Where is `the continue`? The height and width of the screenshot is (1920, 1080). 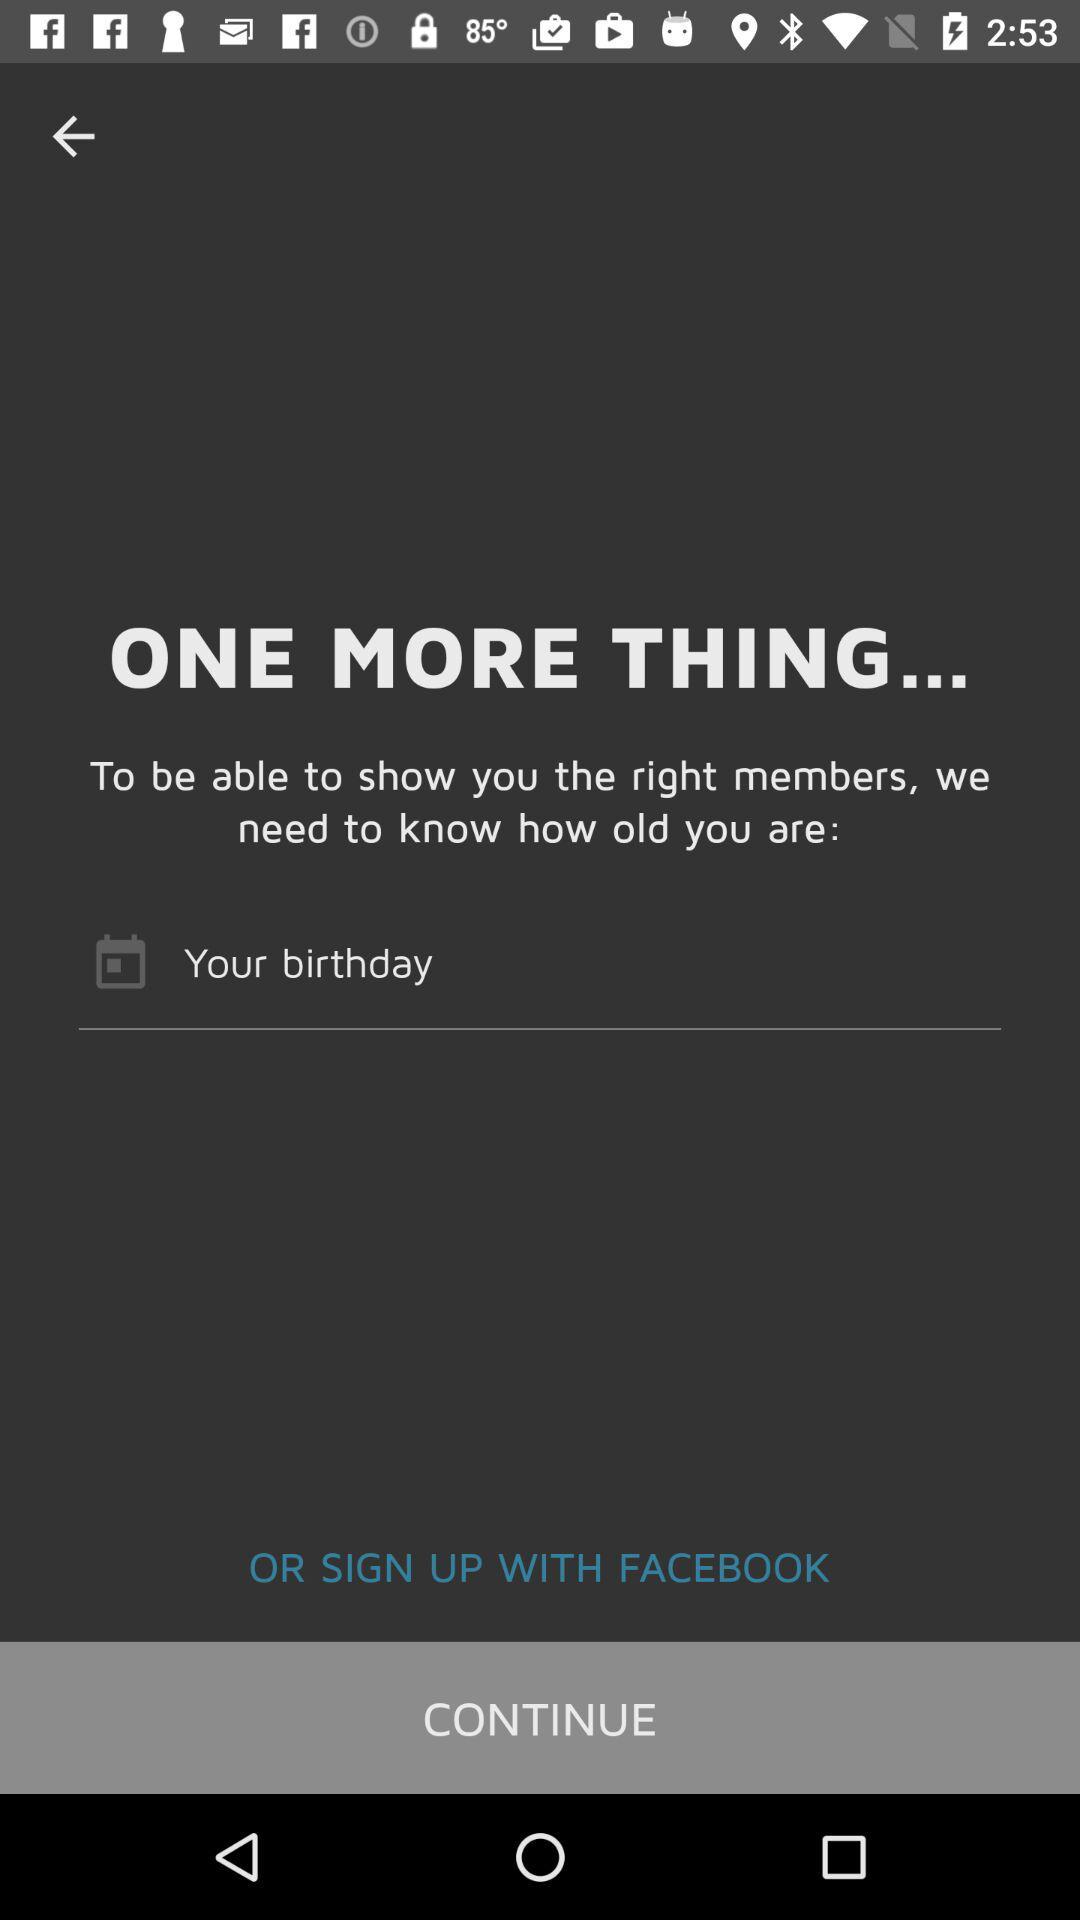
the continue is located at coordinates (540, 1716).